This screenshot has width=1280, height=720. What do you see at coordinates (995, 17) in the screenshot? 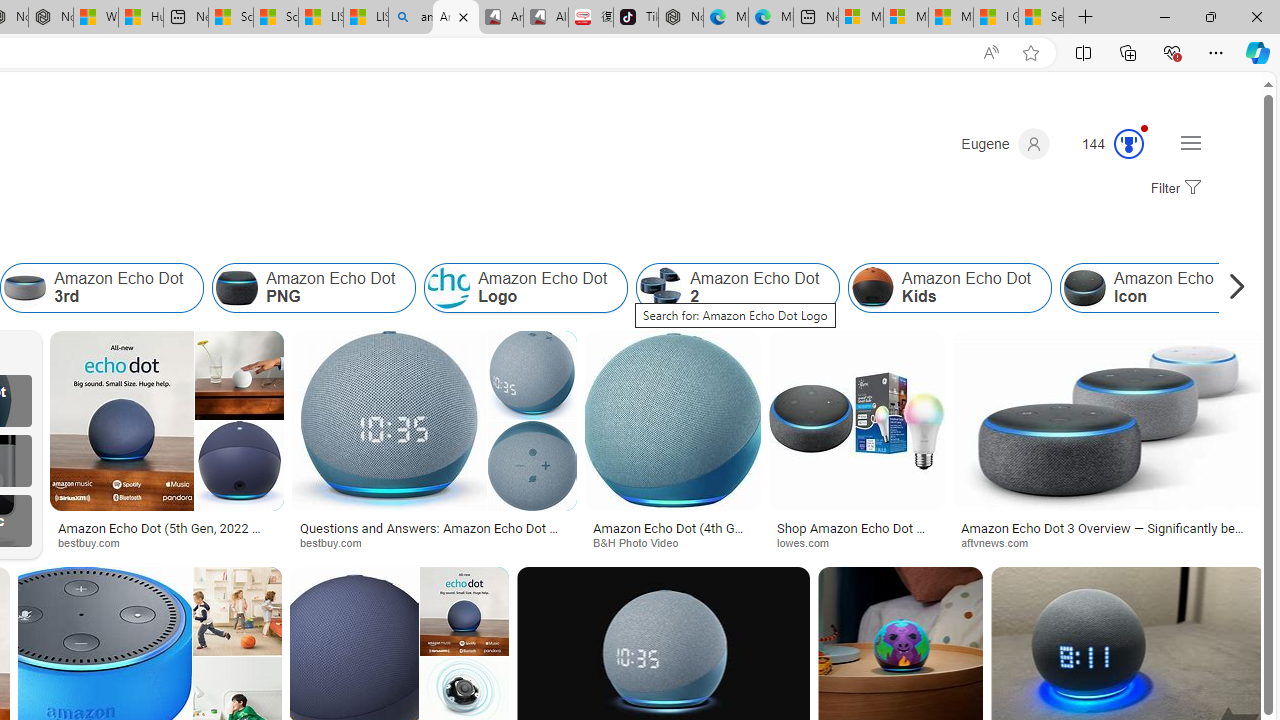
I see `'I Gained 20 Pounds of Muscle in 30 Days! | Watch'` at bounding box center [995, 17].